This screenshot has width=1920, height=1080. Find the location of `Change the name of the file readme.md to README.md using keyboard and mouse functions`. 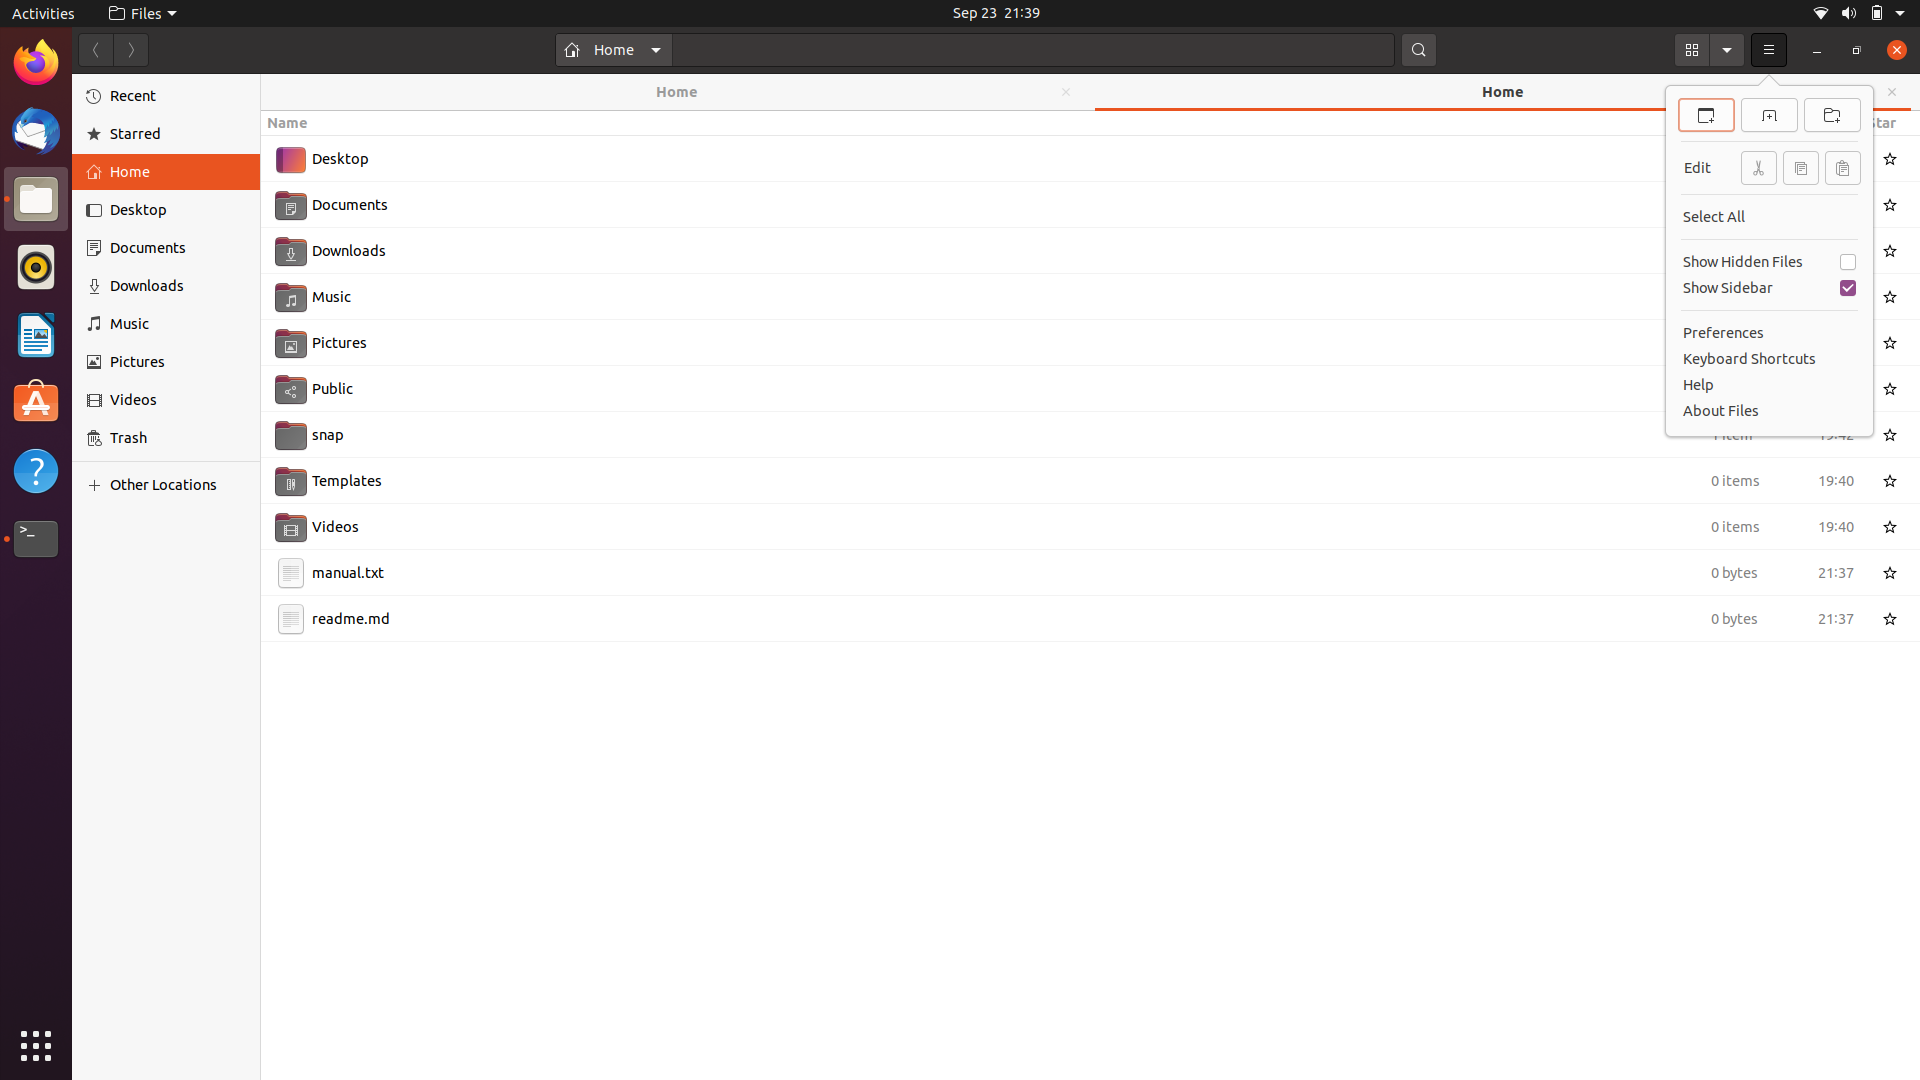

Change the name of the file readme.md to README.md using keyboard and mouse functions is located at coordinates (1068, 616).